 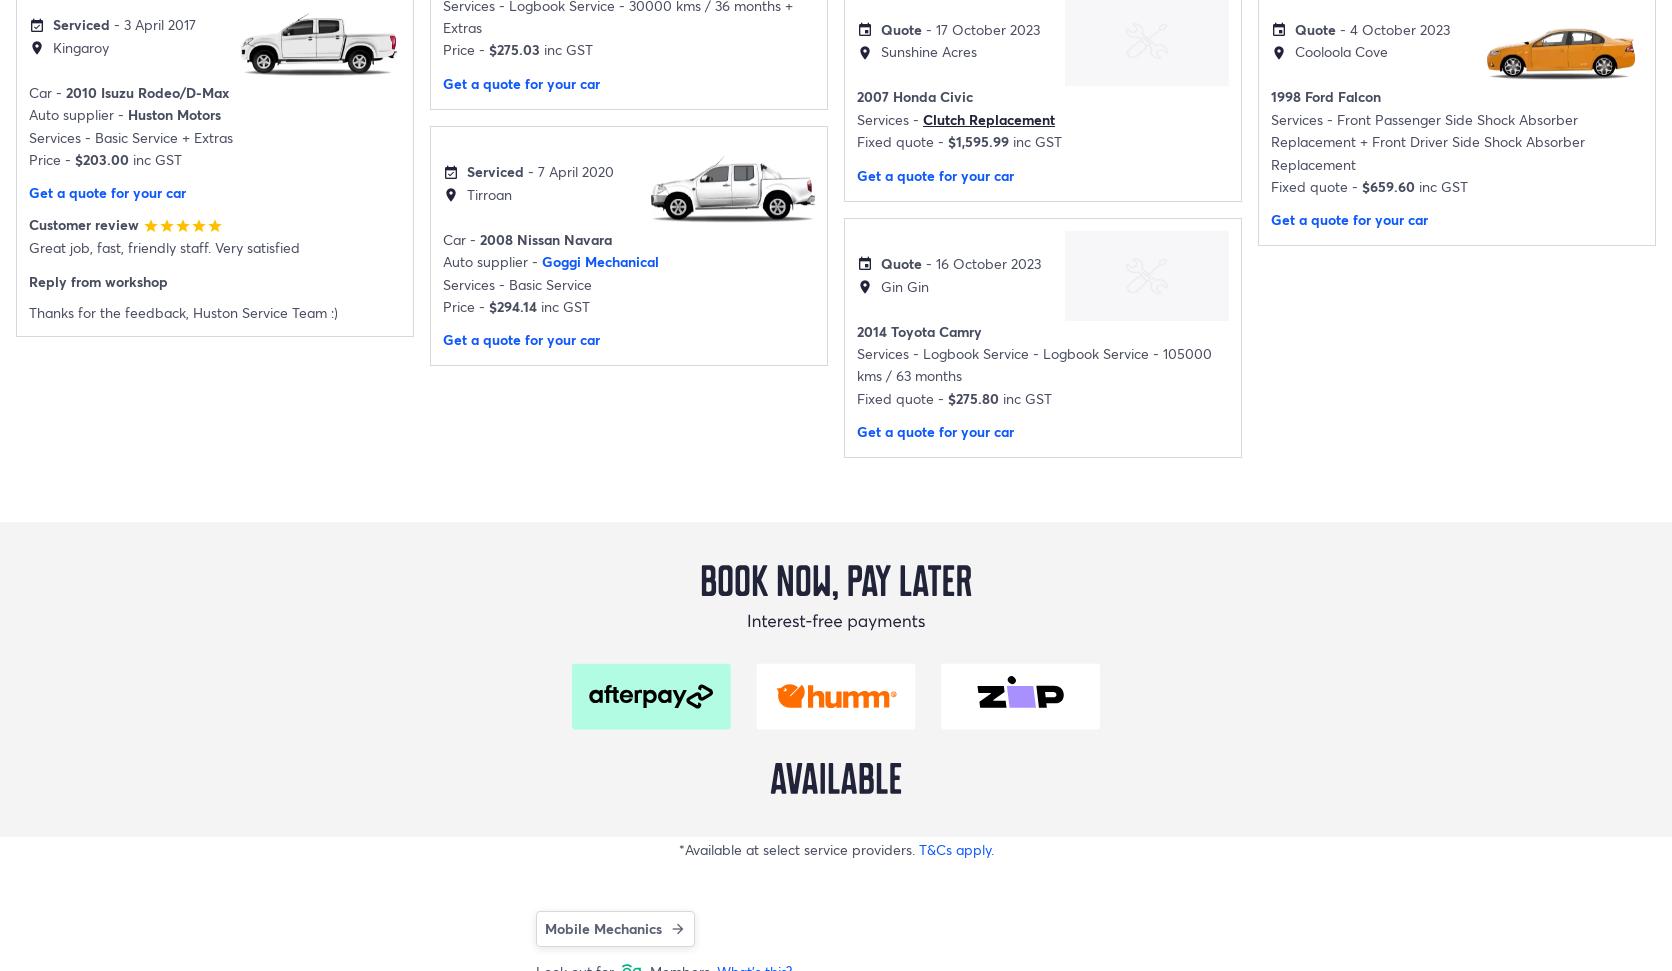 What do you see at coordinates (914, 95) in the screenshot?
I see `'2007 Honda Civic'` at bounding box center [914, 95].